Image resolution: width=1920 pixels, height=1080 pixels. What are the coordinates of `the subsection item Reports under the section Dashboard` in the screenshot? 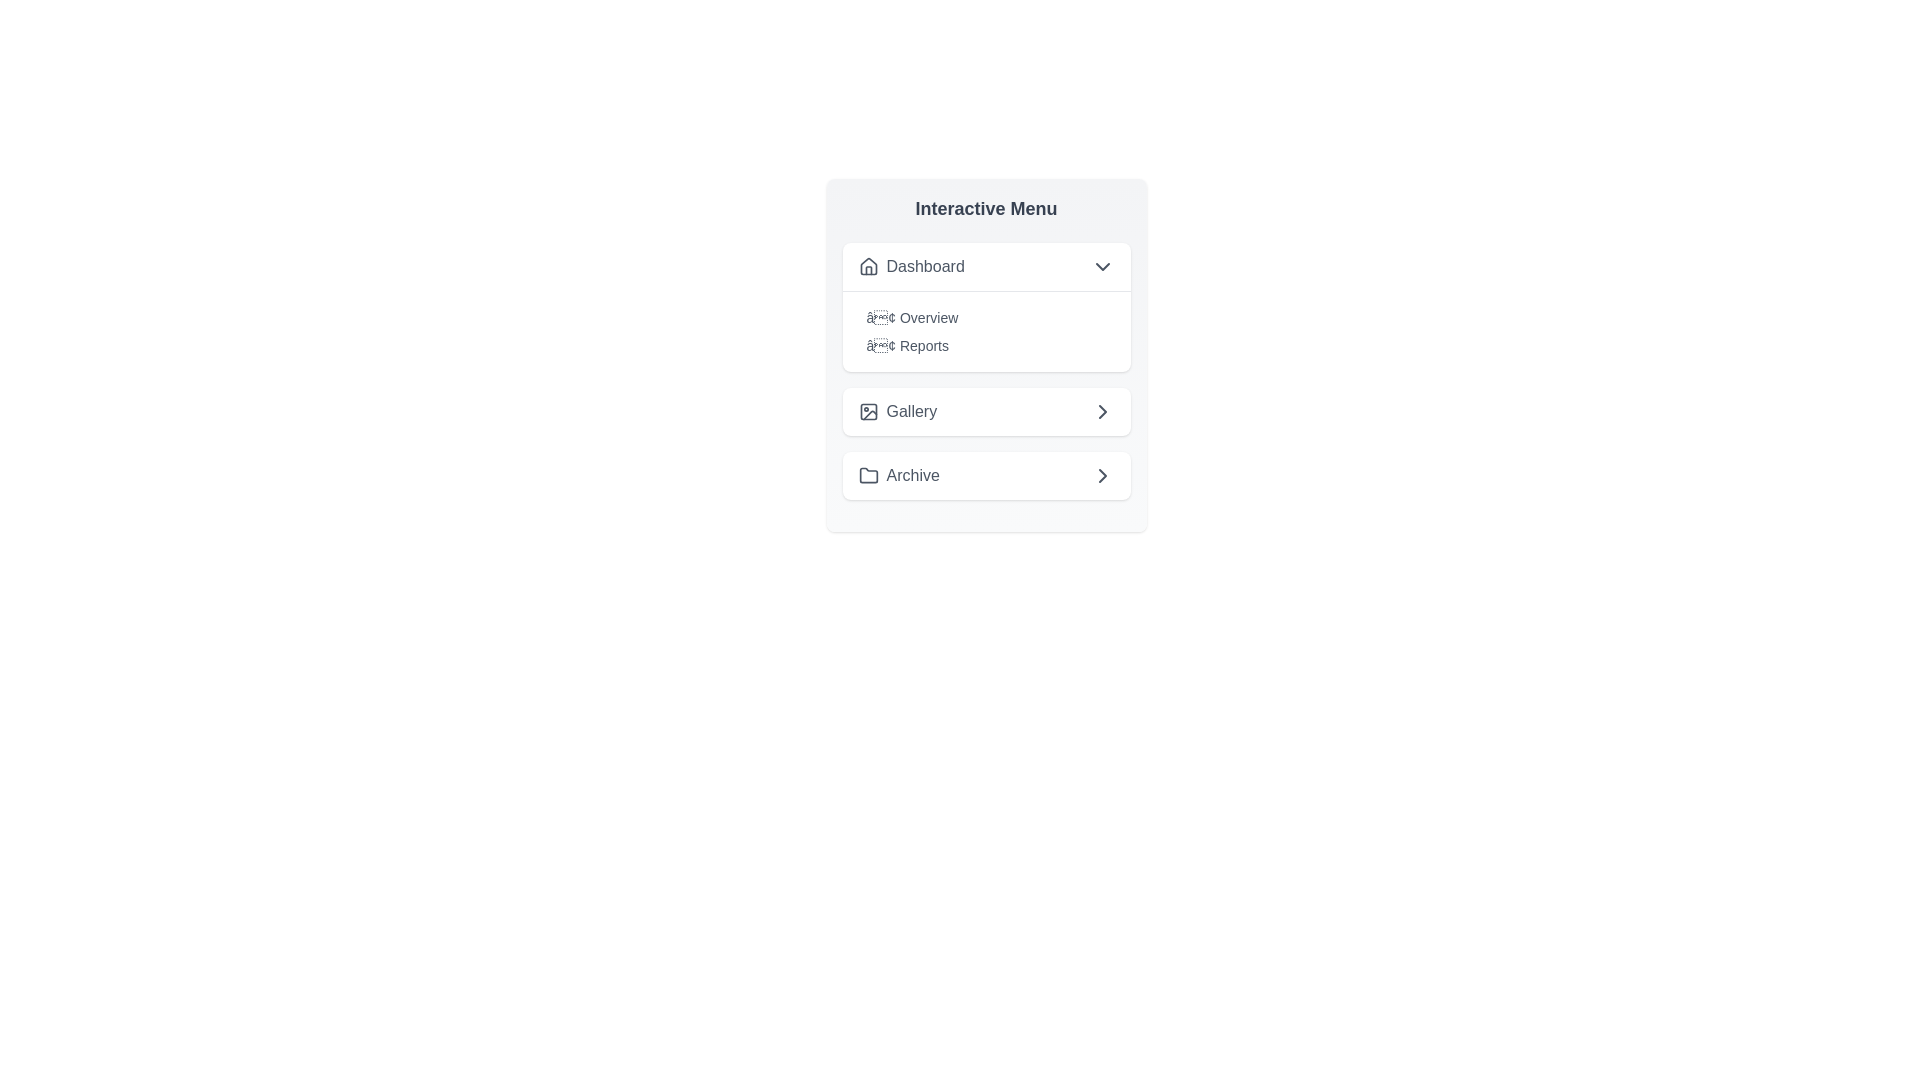 It's located at (986, 345).